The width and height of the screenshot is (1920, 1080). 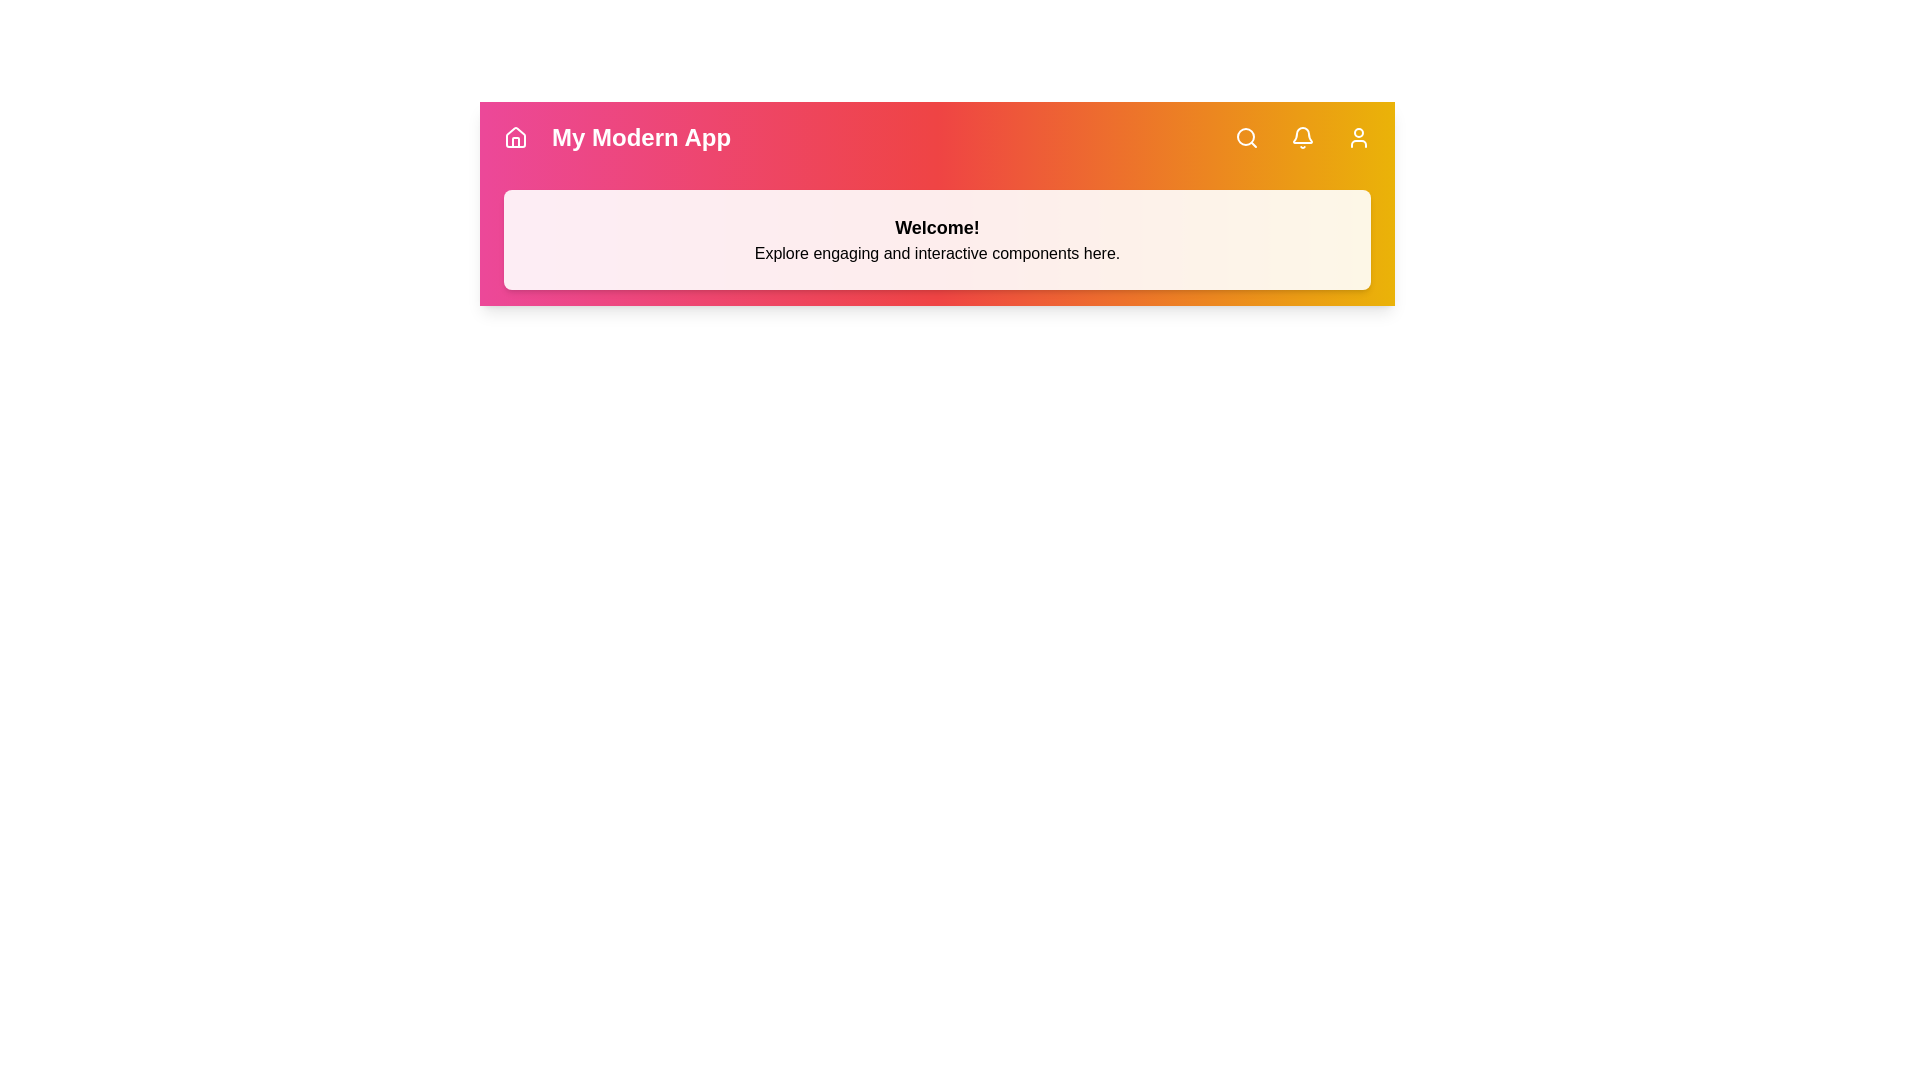 What do you see at coordinates (1246, 137) in the screenshot?
I see `the search button` at bounding box center [1246, 137].